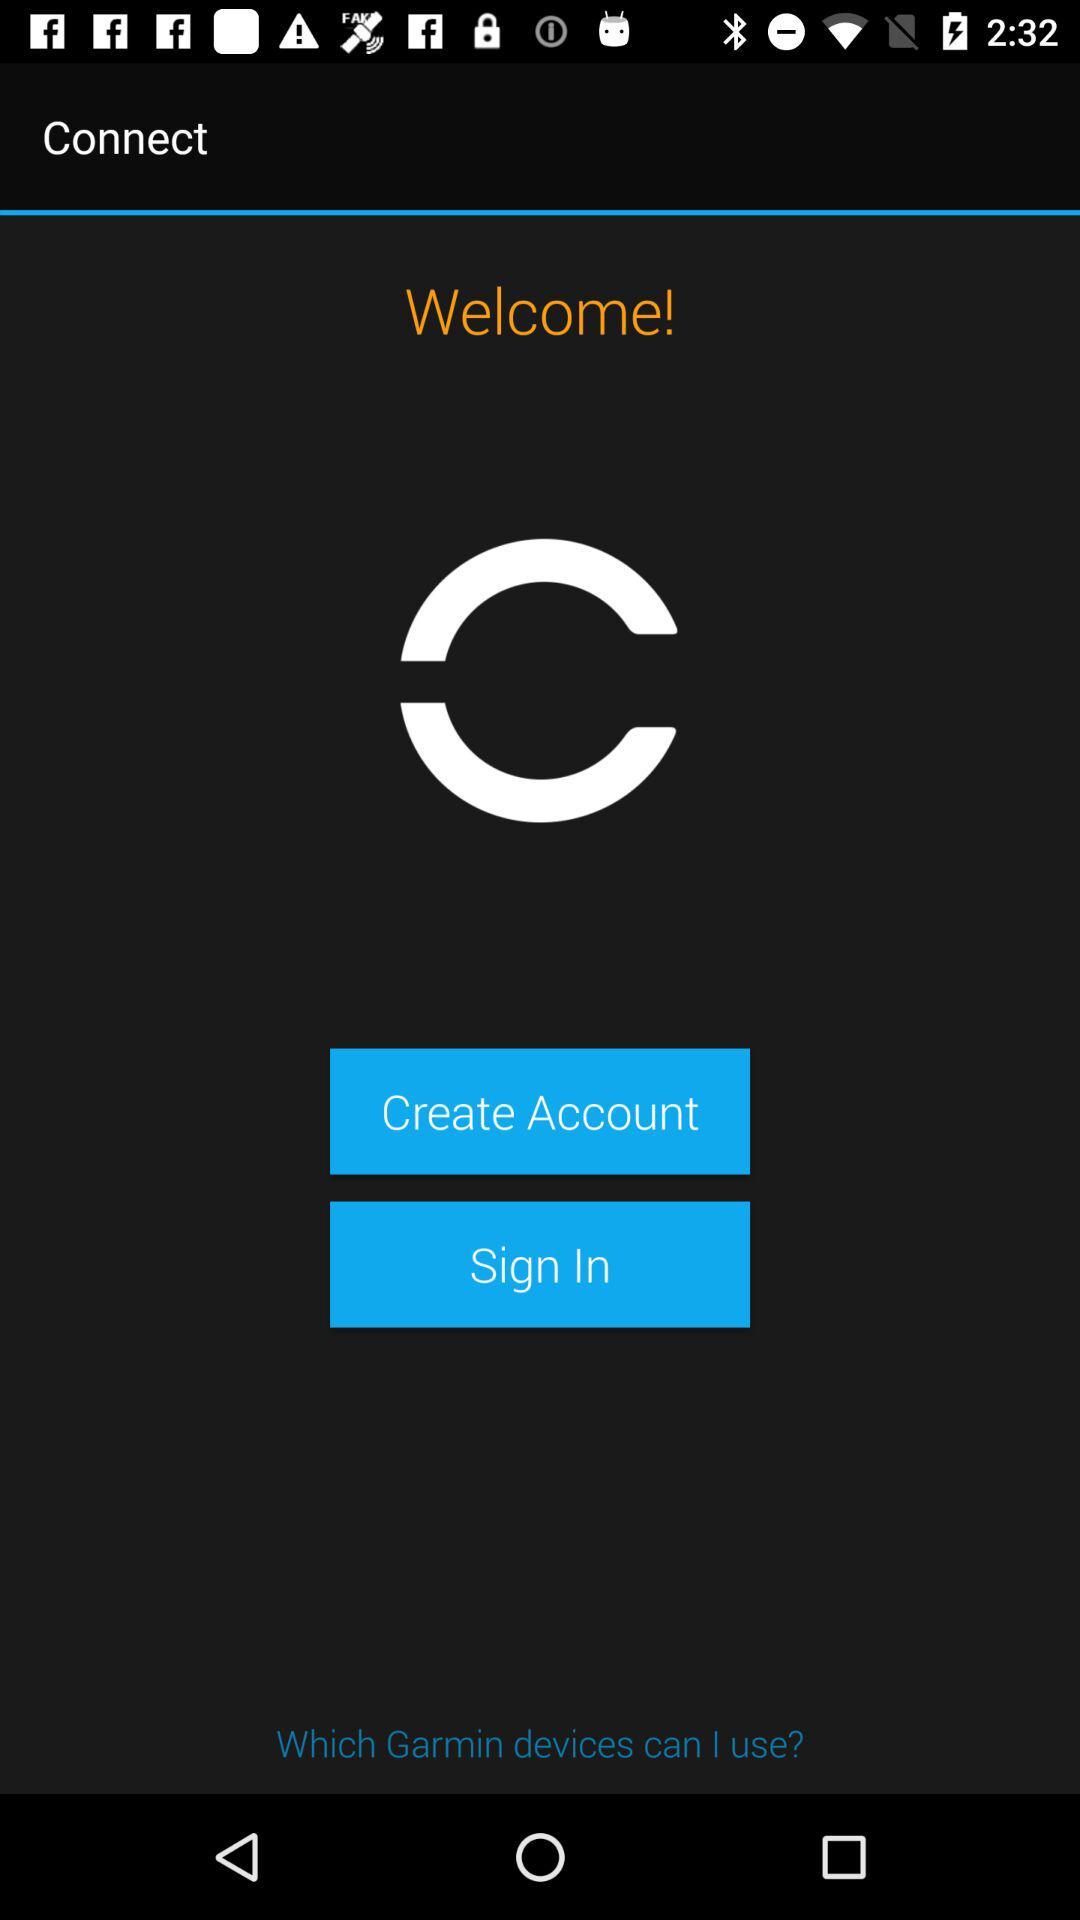 The height and width of the screenshot is (1920, 1080). Describe the element at coordinates (540, 1110) in the screenshot. I see `the item above the sign in` at that location.